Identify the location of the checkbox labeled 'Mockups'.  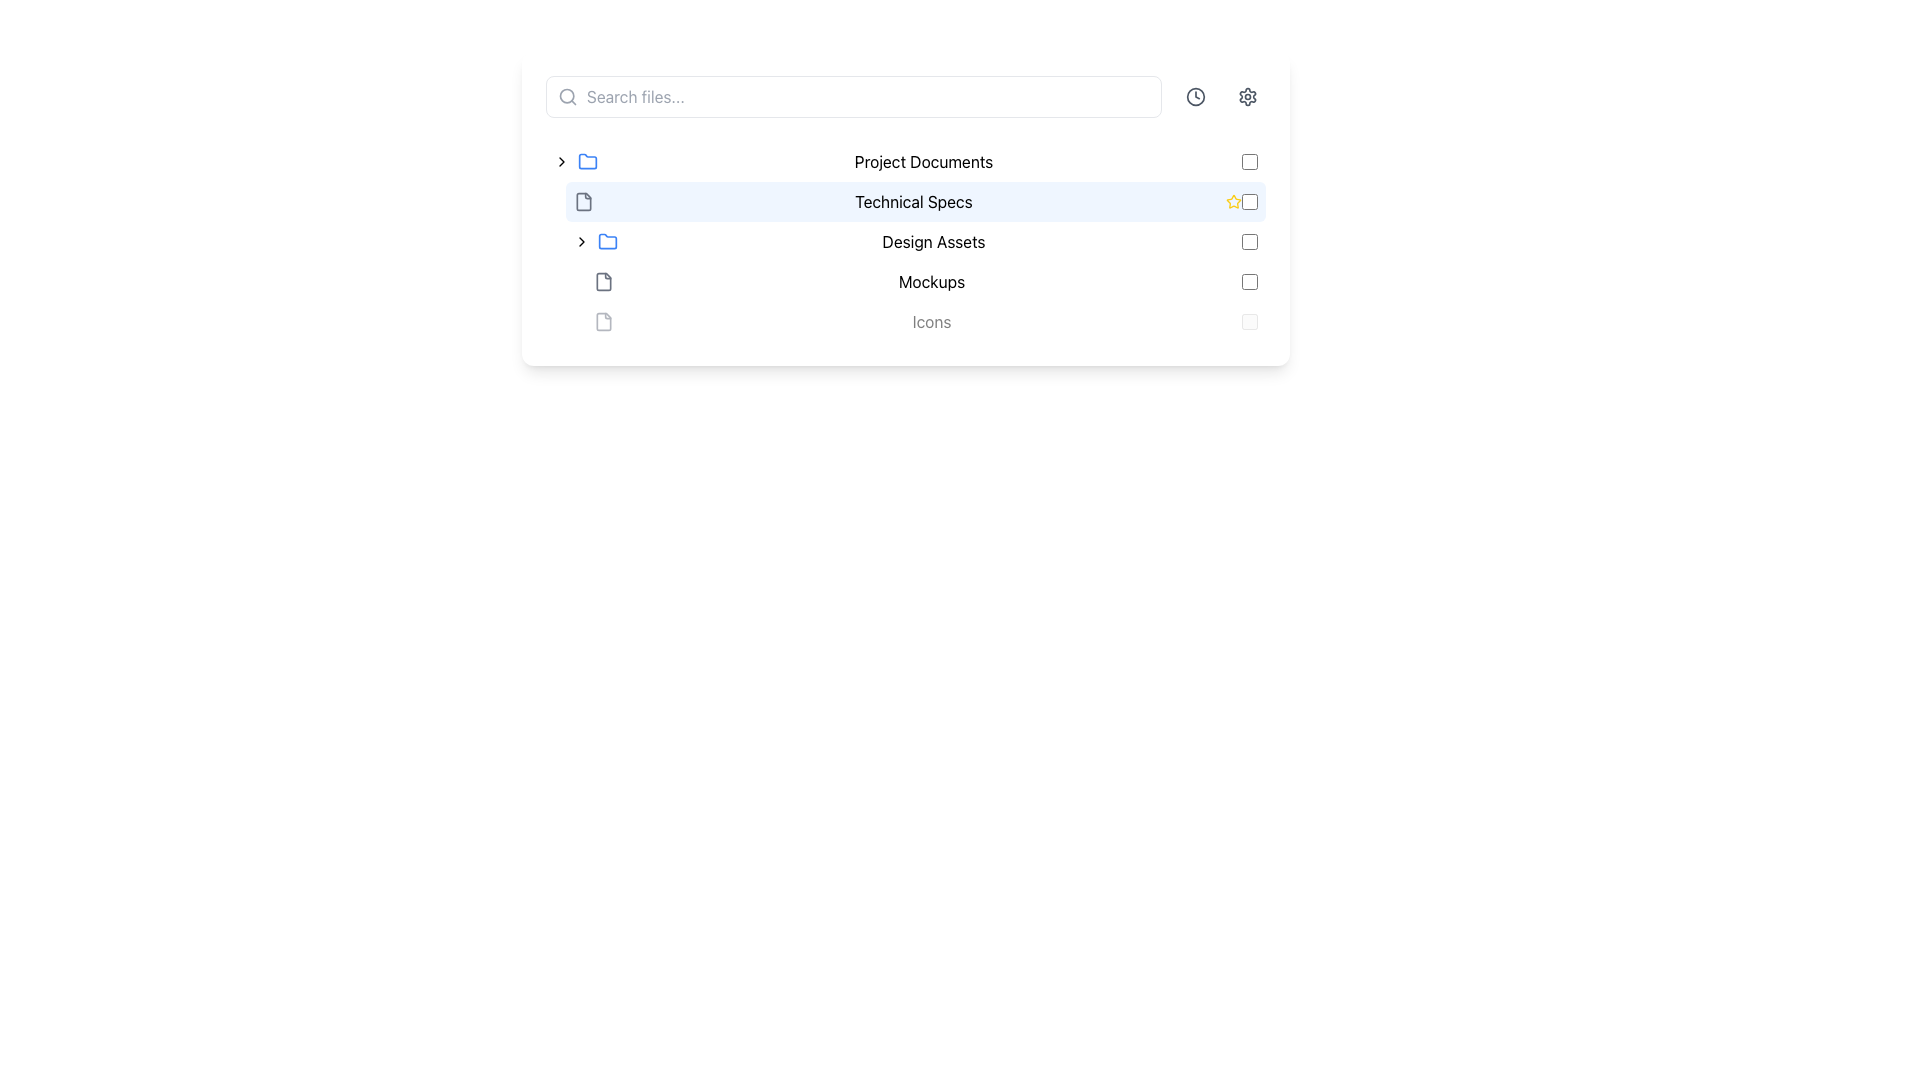
(1248, 281).